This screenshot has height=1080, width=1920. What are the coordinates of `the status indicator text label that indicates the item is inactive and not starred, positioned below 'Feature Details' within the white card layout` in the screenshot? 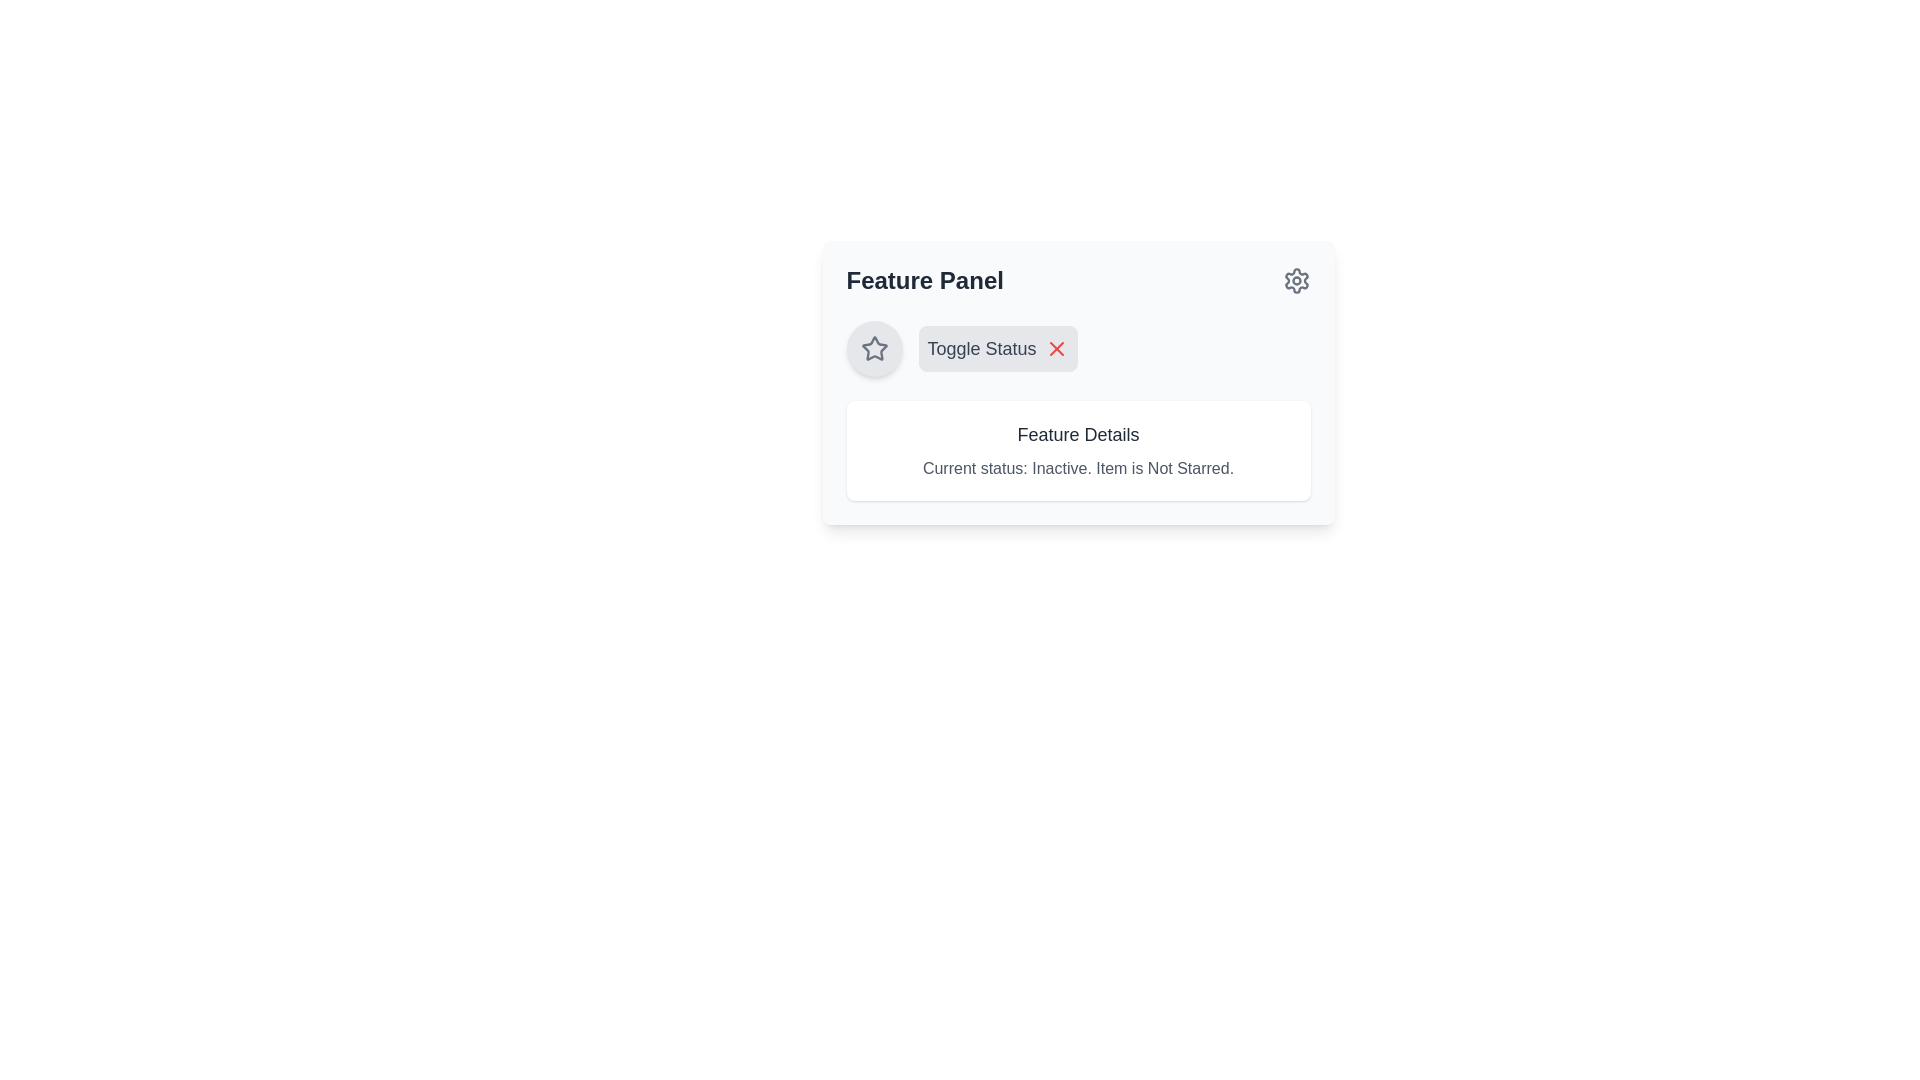 It's located at (1077, 469).